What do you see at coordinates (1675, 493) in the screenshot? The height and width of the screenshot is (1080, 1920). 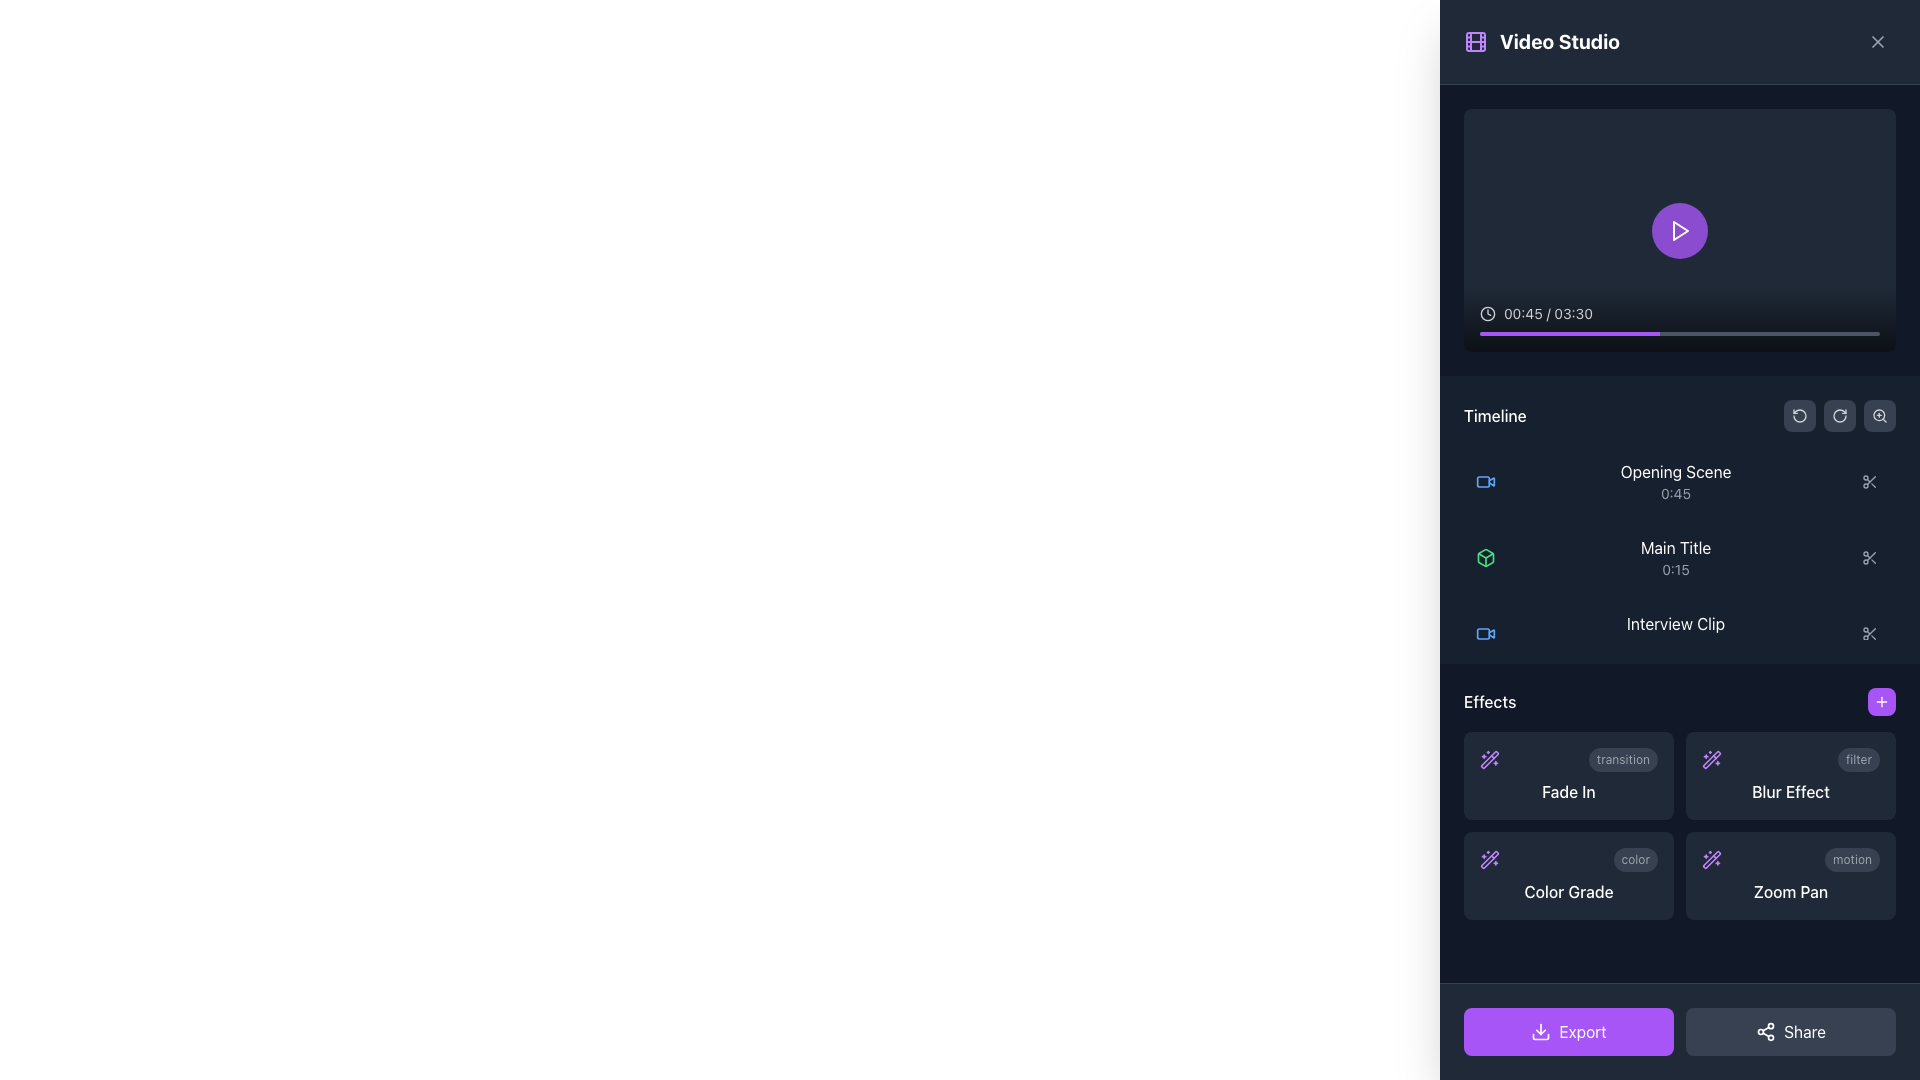 I see `the text label displaying the duration '0:45' located in the timeline section of the video editing interface, positioned below 'Opening Scene'` at bounding box center [1675, 493].